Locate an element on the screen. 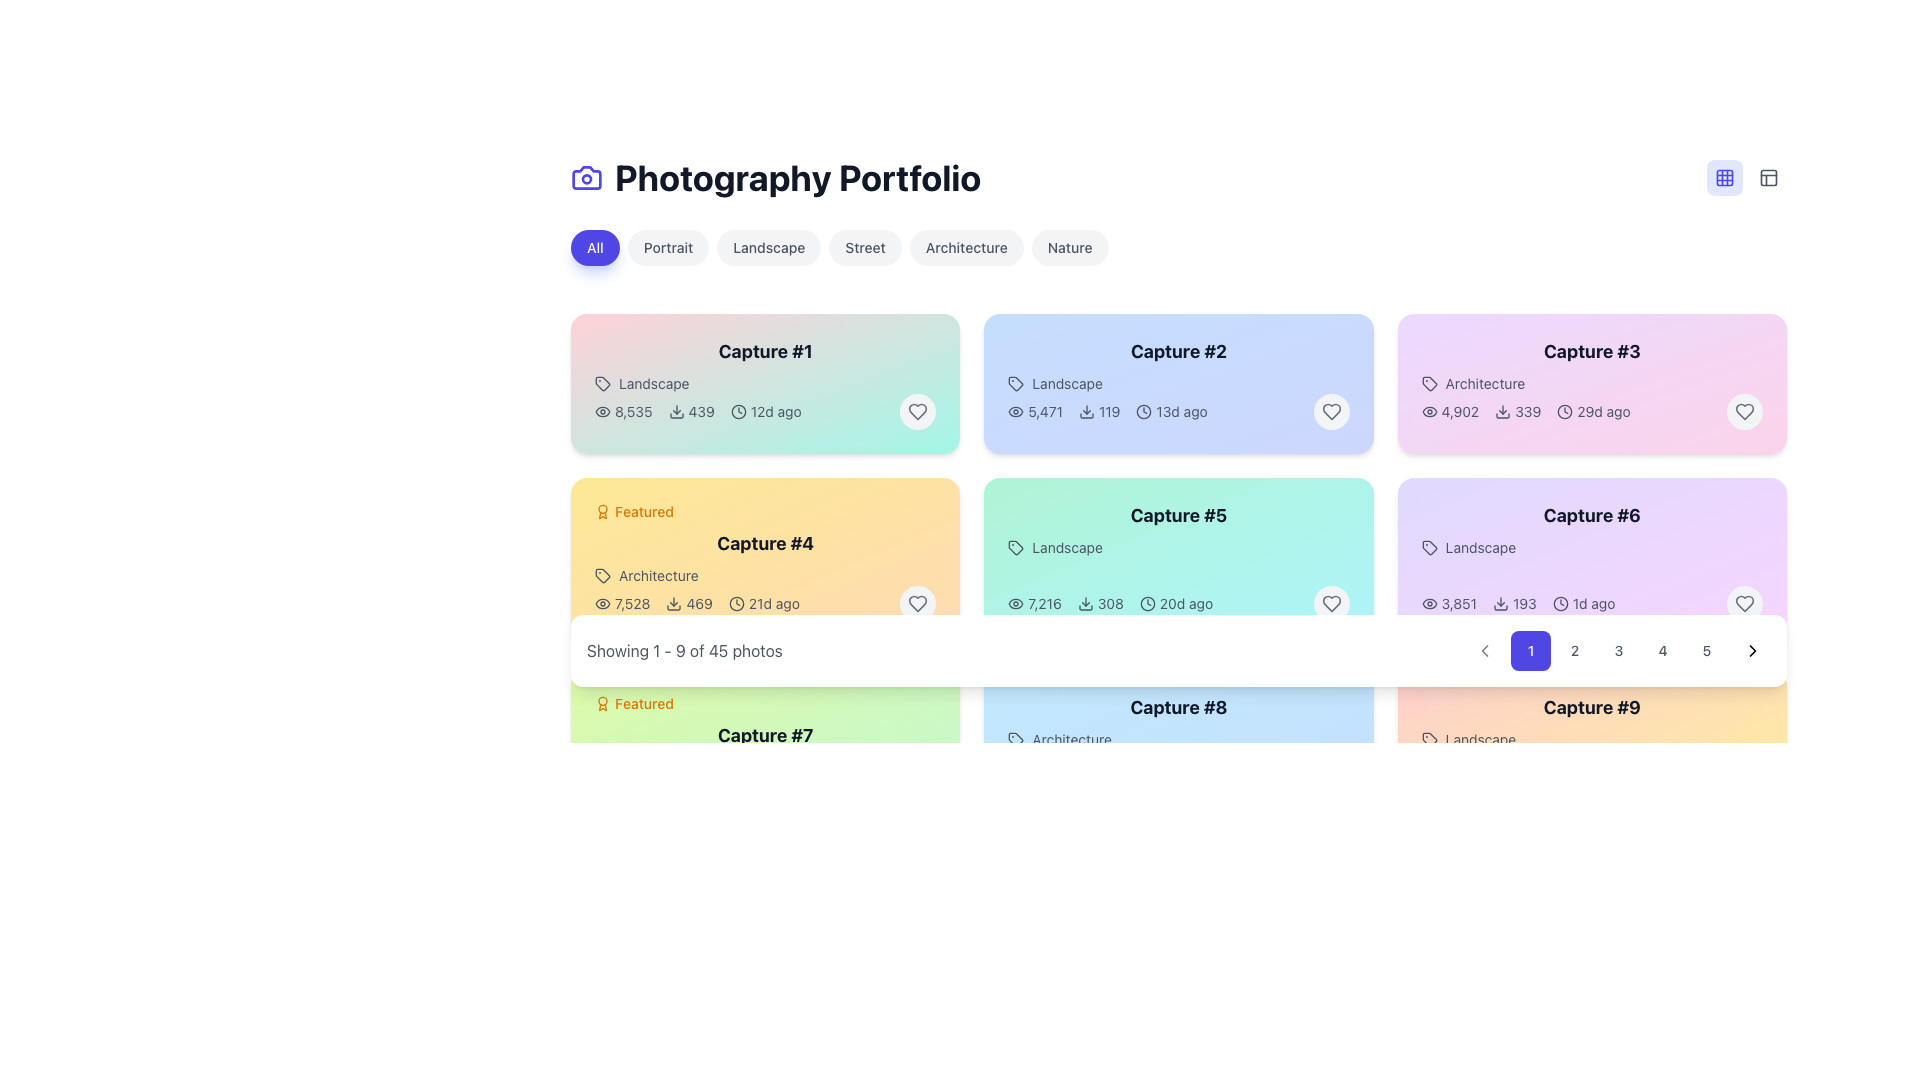 The image size is (1920, 1080). the pagination control at the center bottom of the gallery is located at coordinates (1179, 651).